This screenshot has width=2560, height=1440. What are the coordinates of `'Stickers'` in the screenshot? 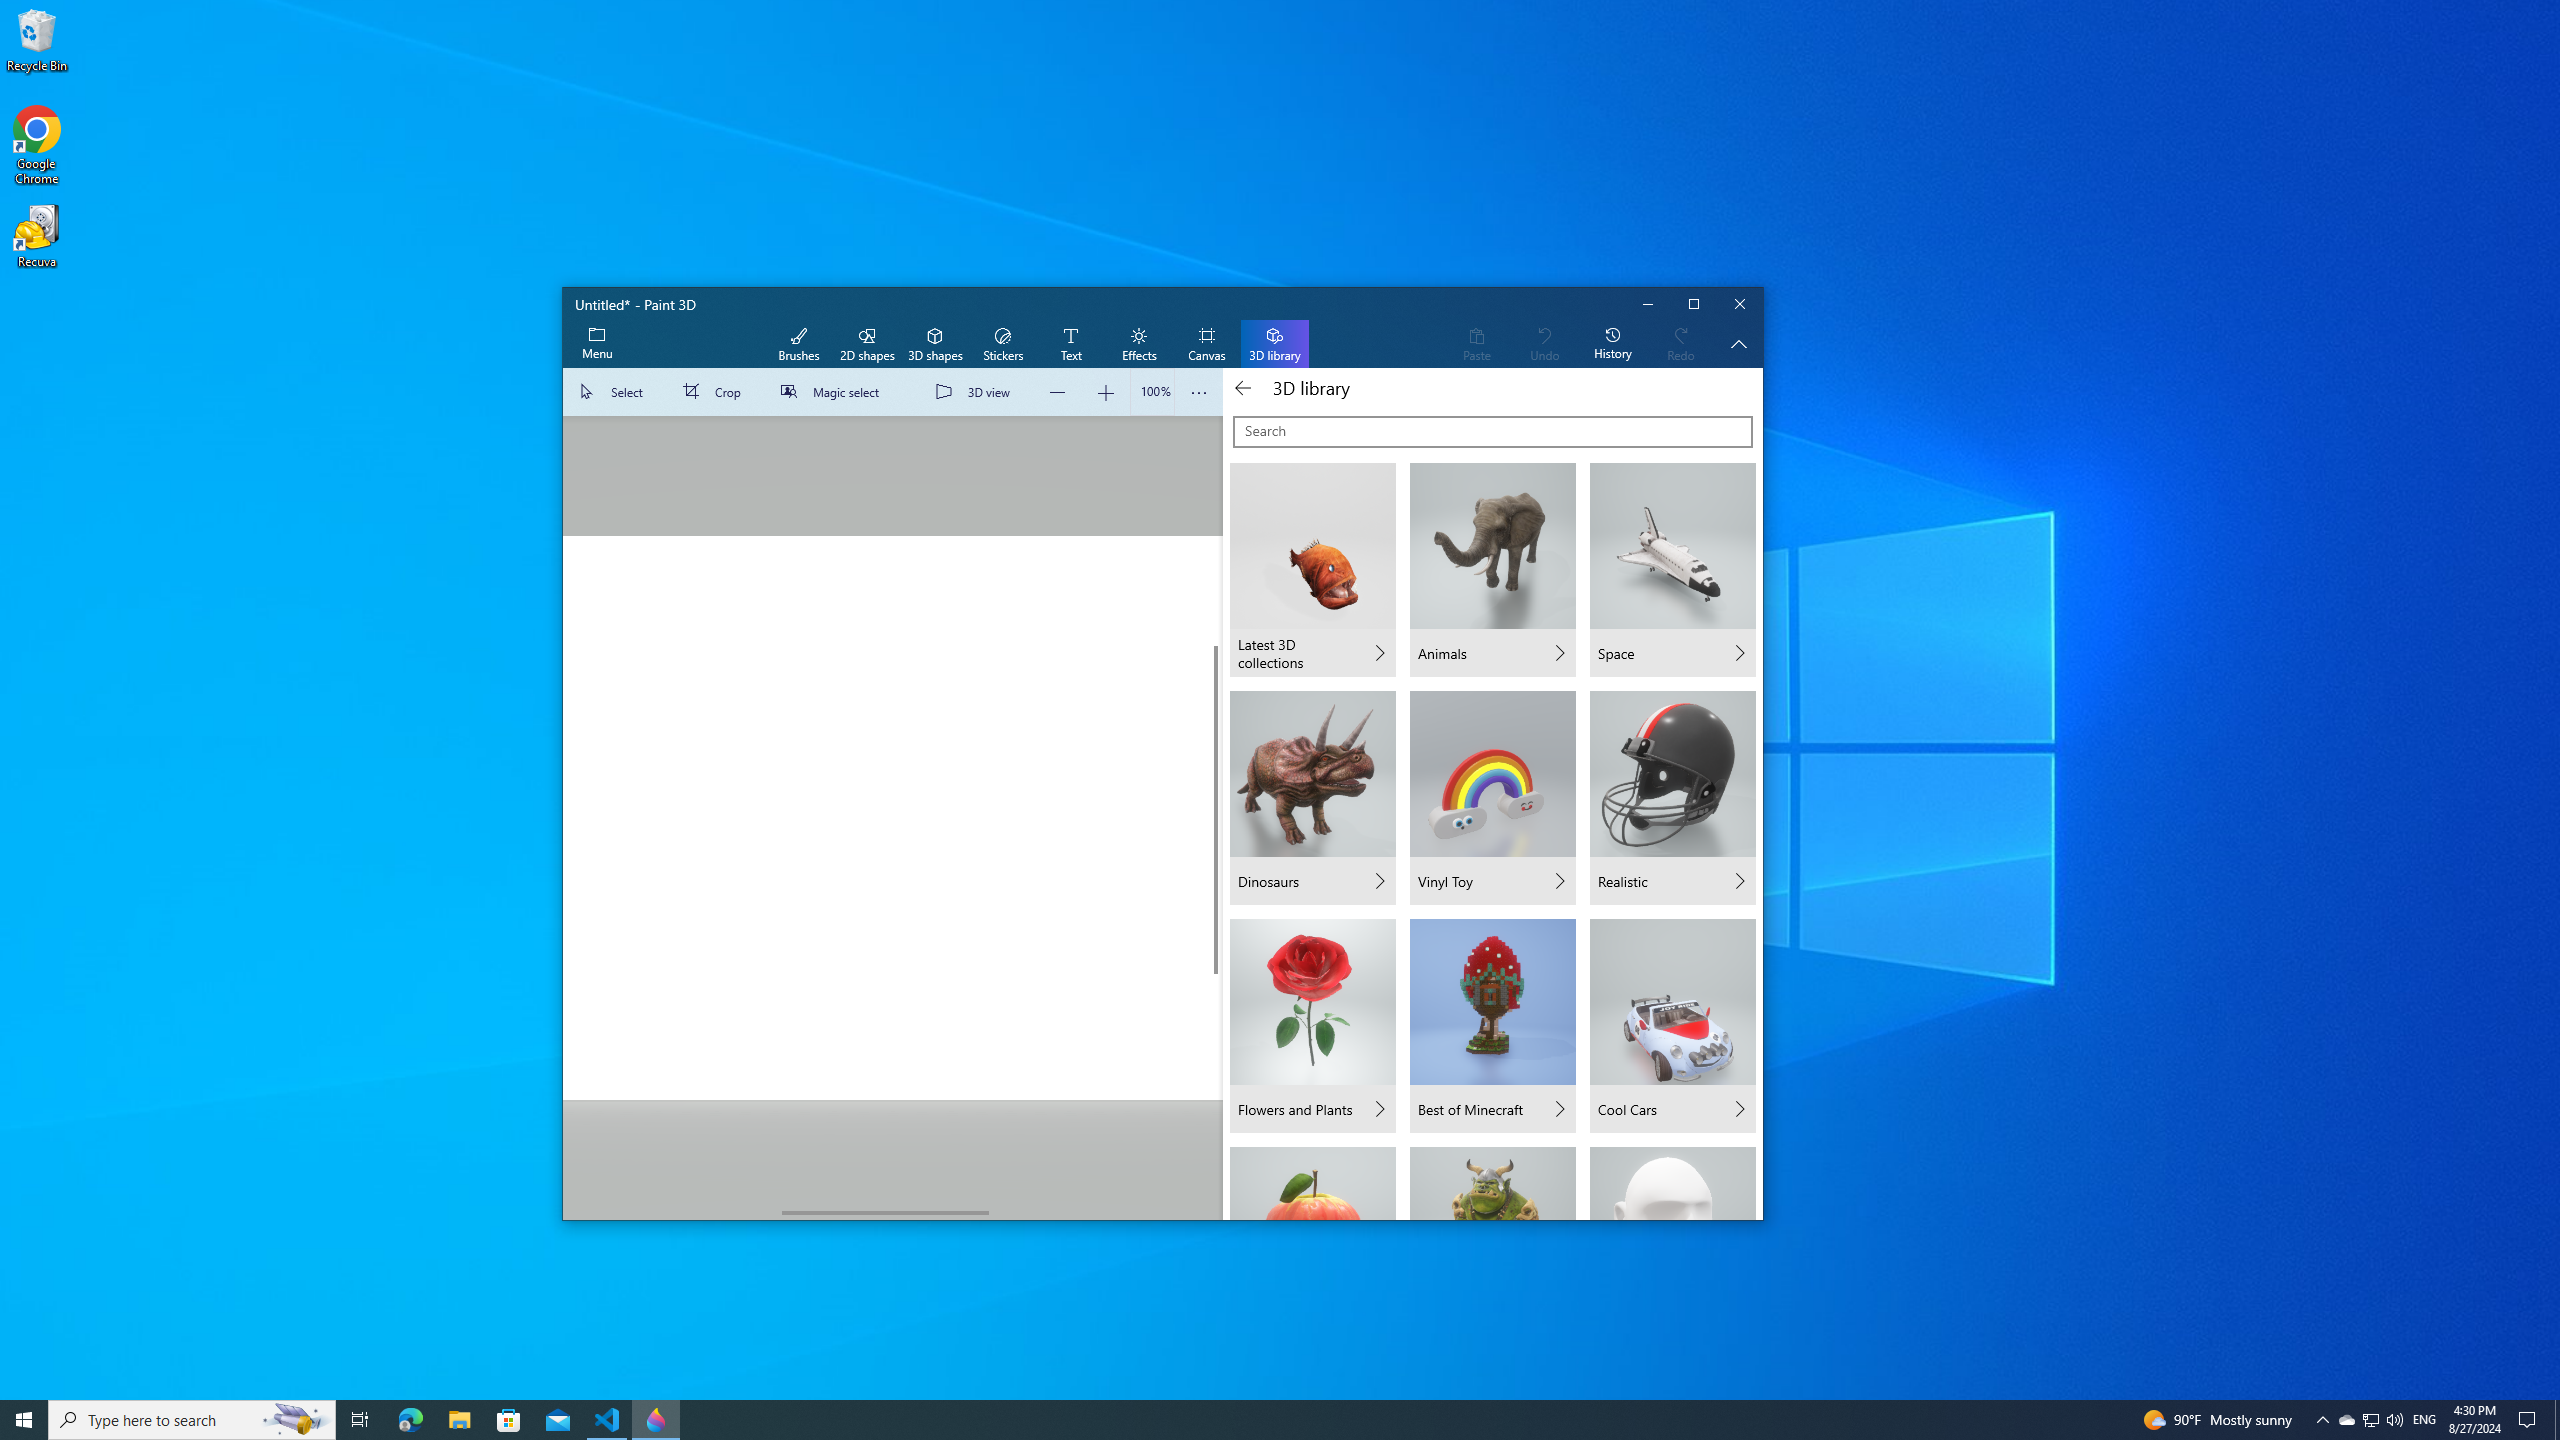 It's located at (1002, 344).